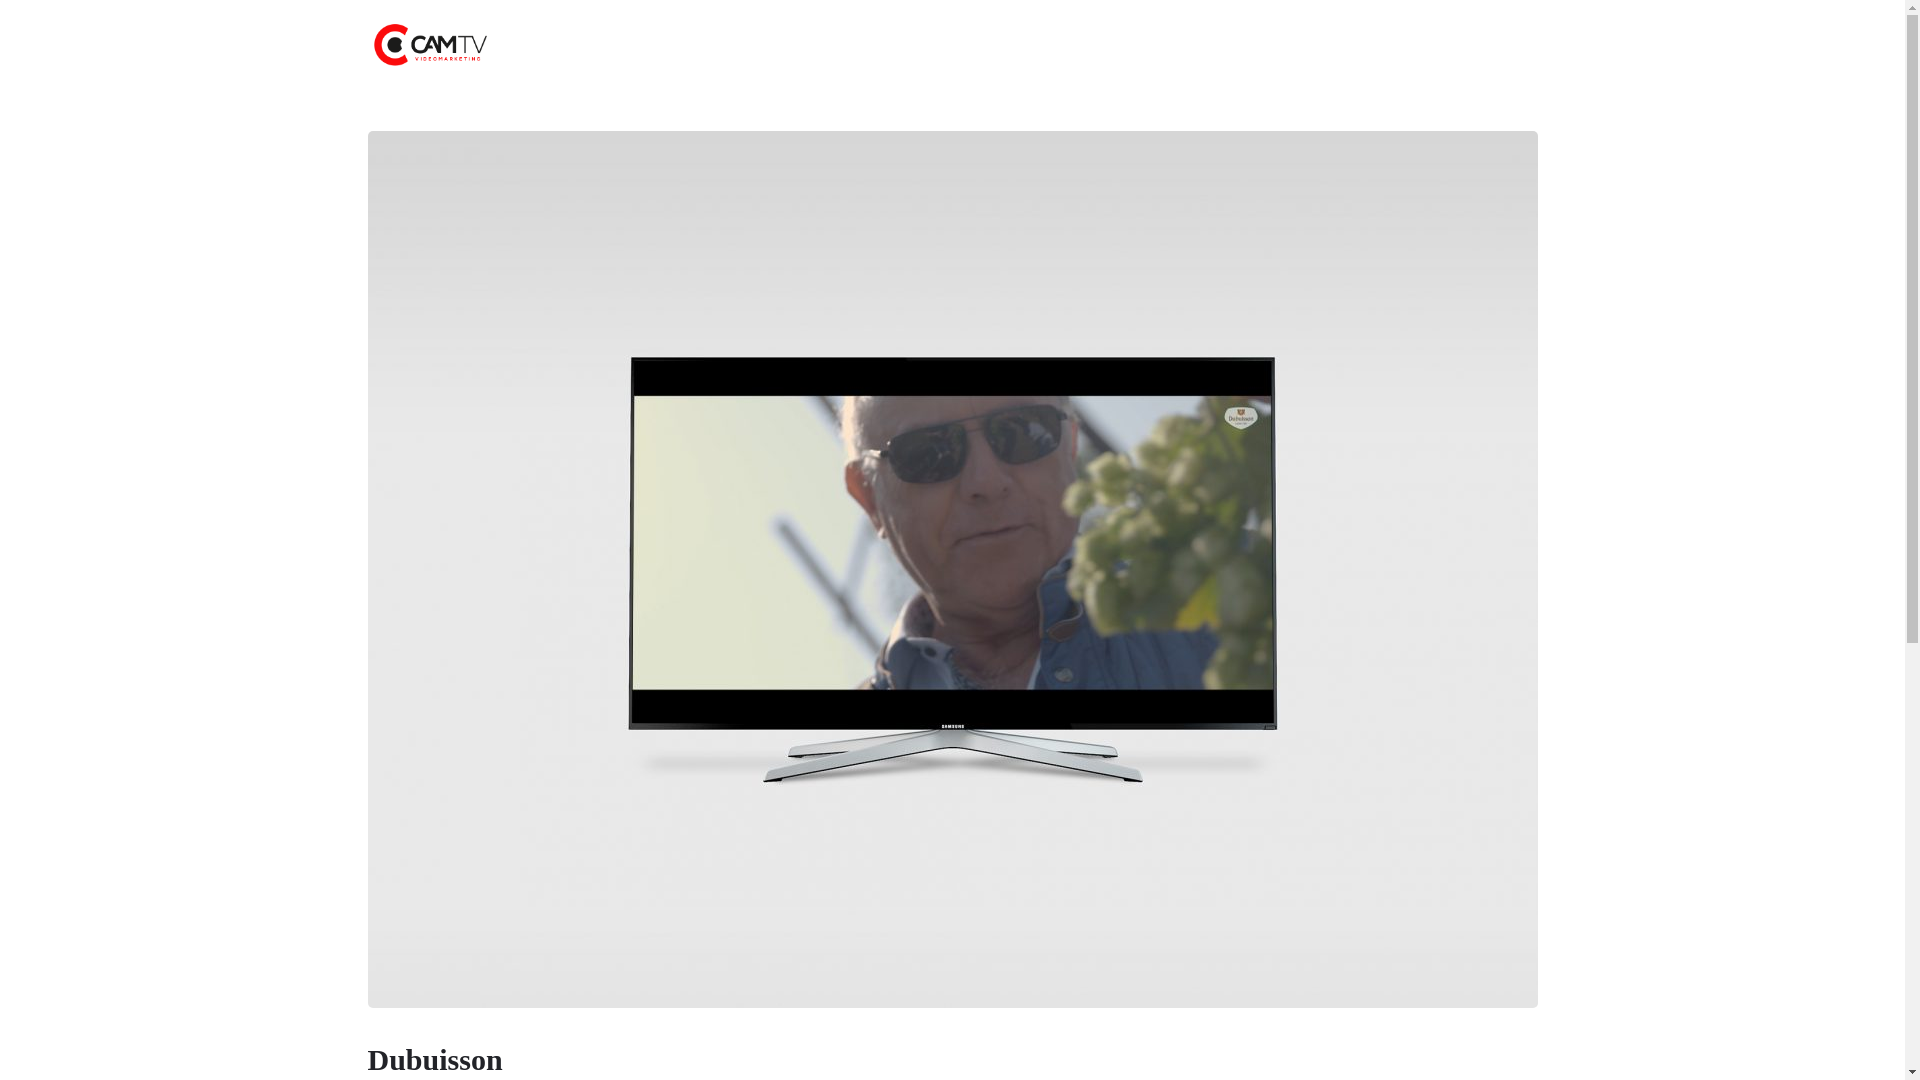 The height and width of the screenshot is (1080, 1920). I want to click on 'CONTACT', so click(1194, 45).